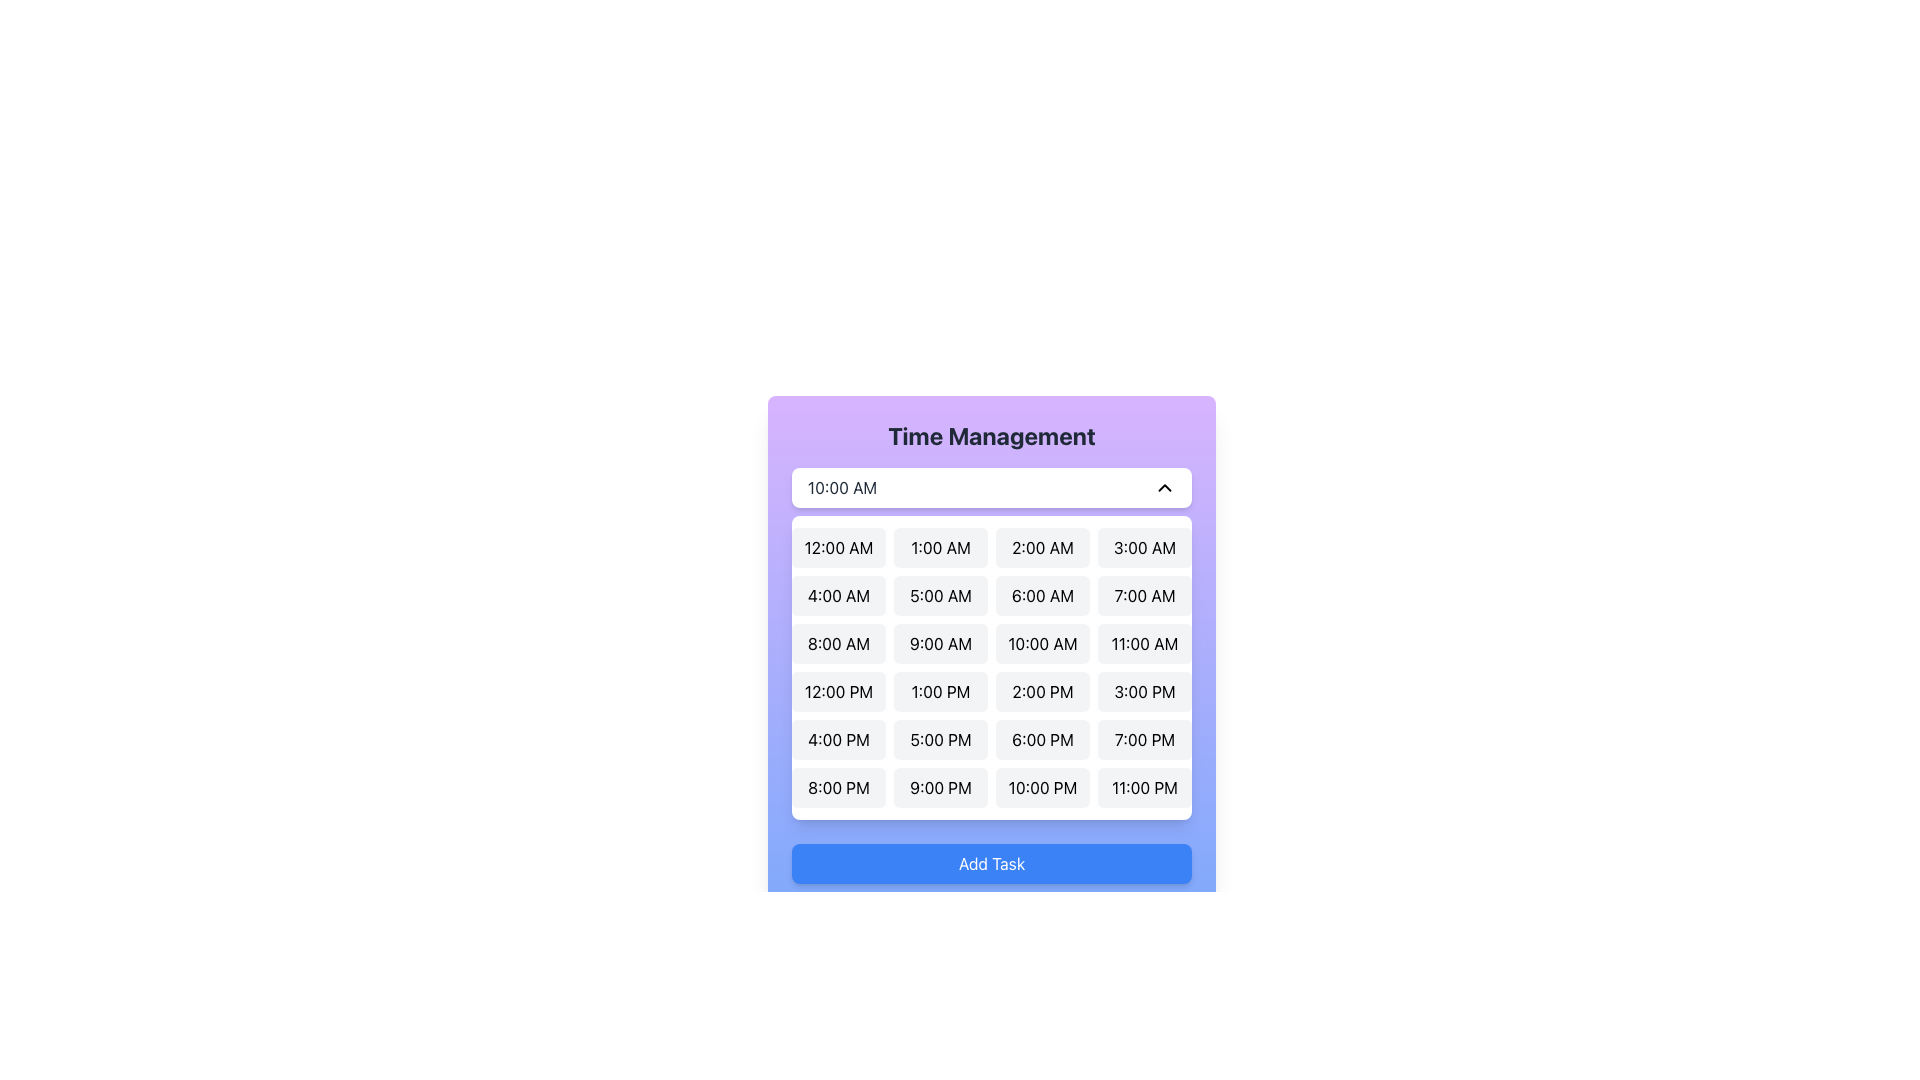  I want to click on the time selection button for 2:00 PM located in the third row and third column of the grid layout, which is situated below the 'Time Management' dropdown and above the 'Add Task' button to observe a visual change, so click(1041, 690).